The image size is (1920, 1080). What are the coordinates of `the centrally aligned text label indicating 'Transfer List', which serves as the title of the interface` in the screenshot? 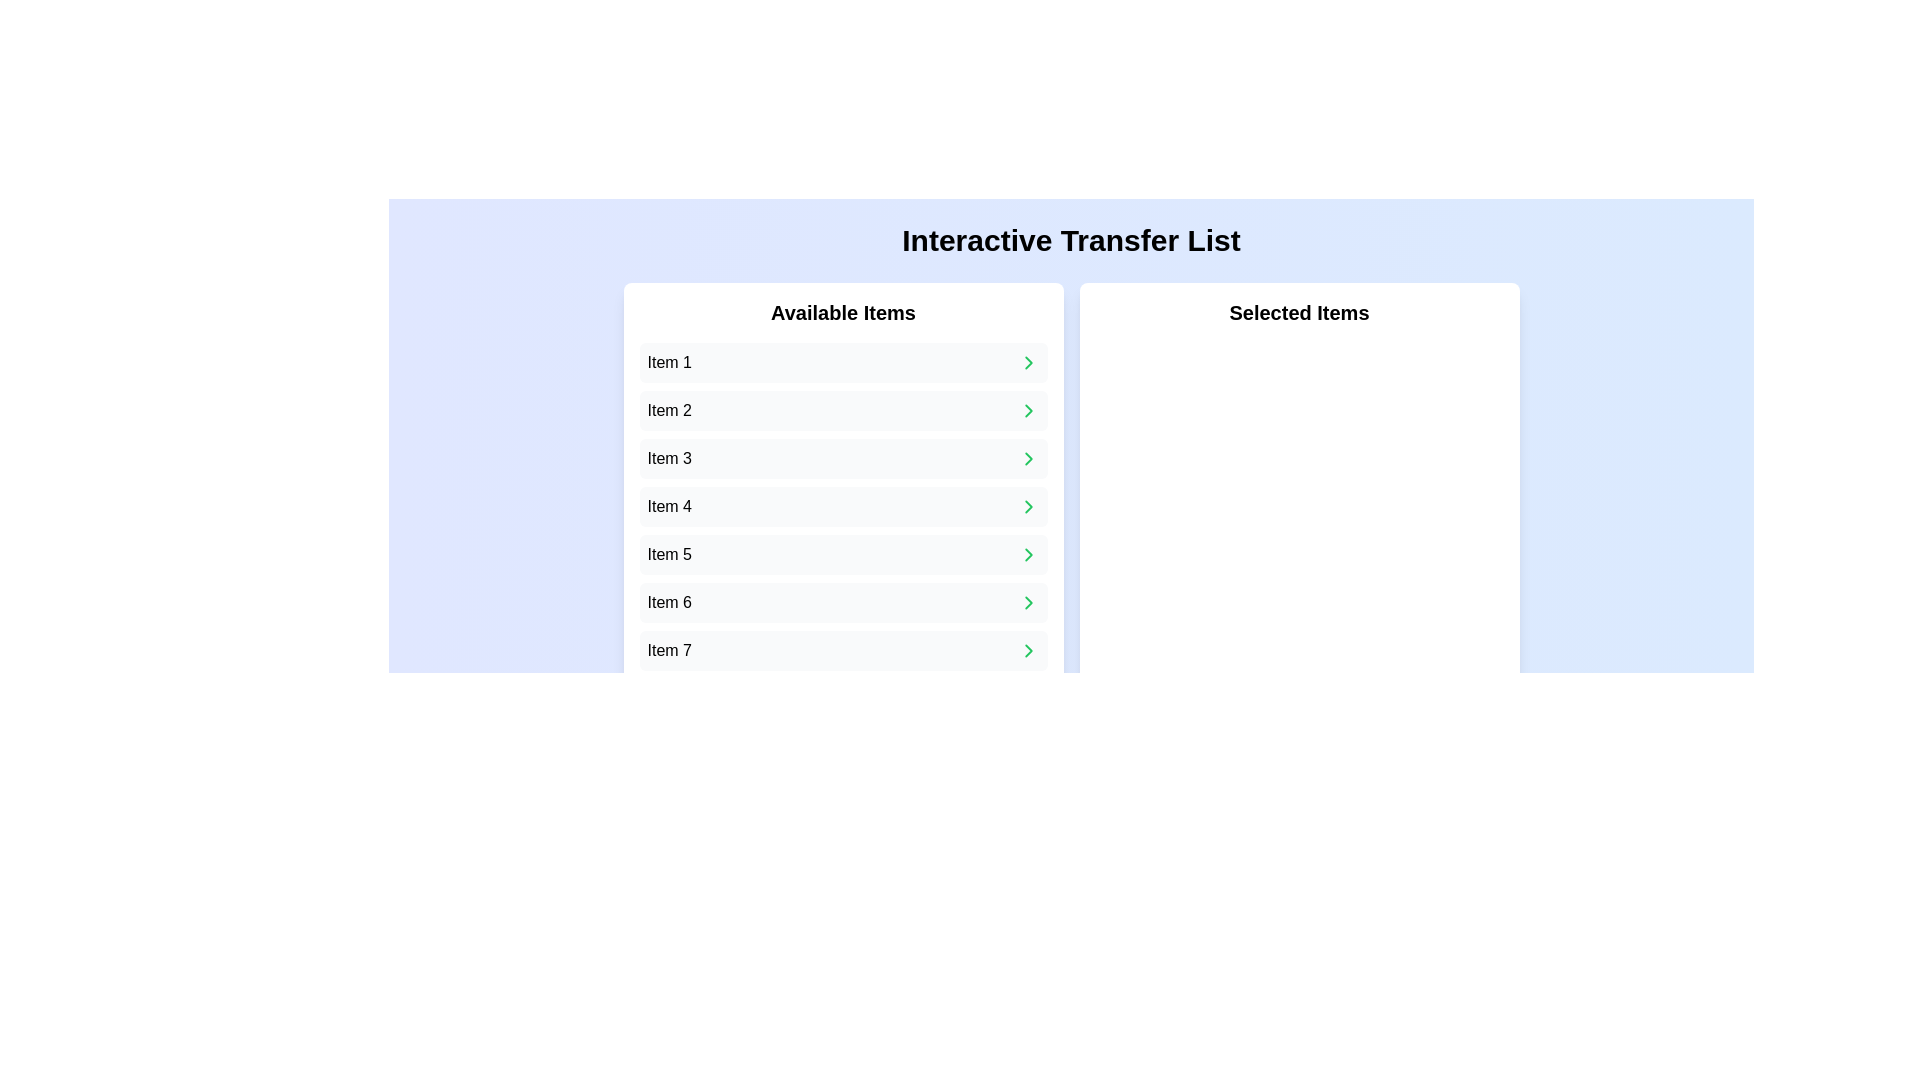 It's located at (1070, 239).